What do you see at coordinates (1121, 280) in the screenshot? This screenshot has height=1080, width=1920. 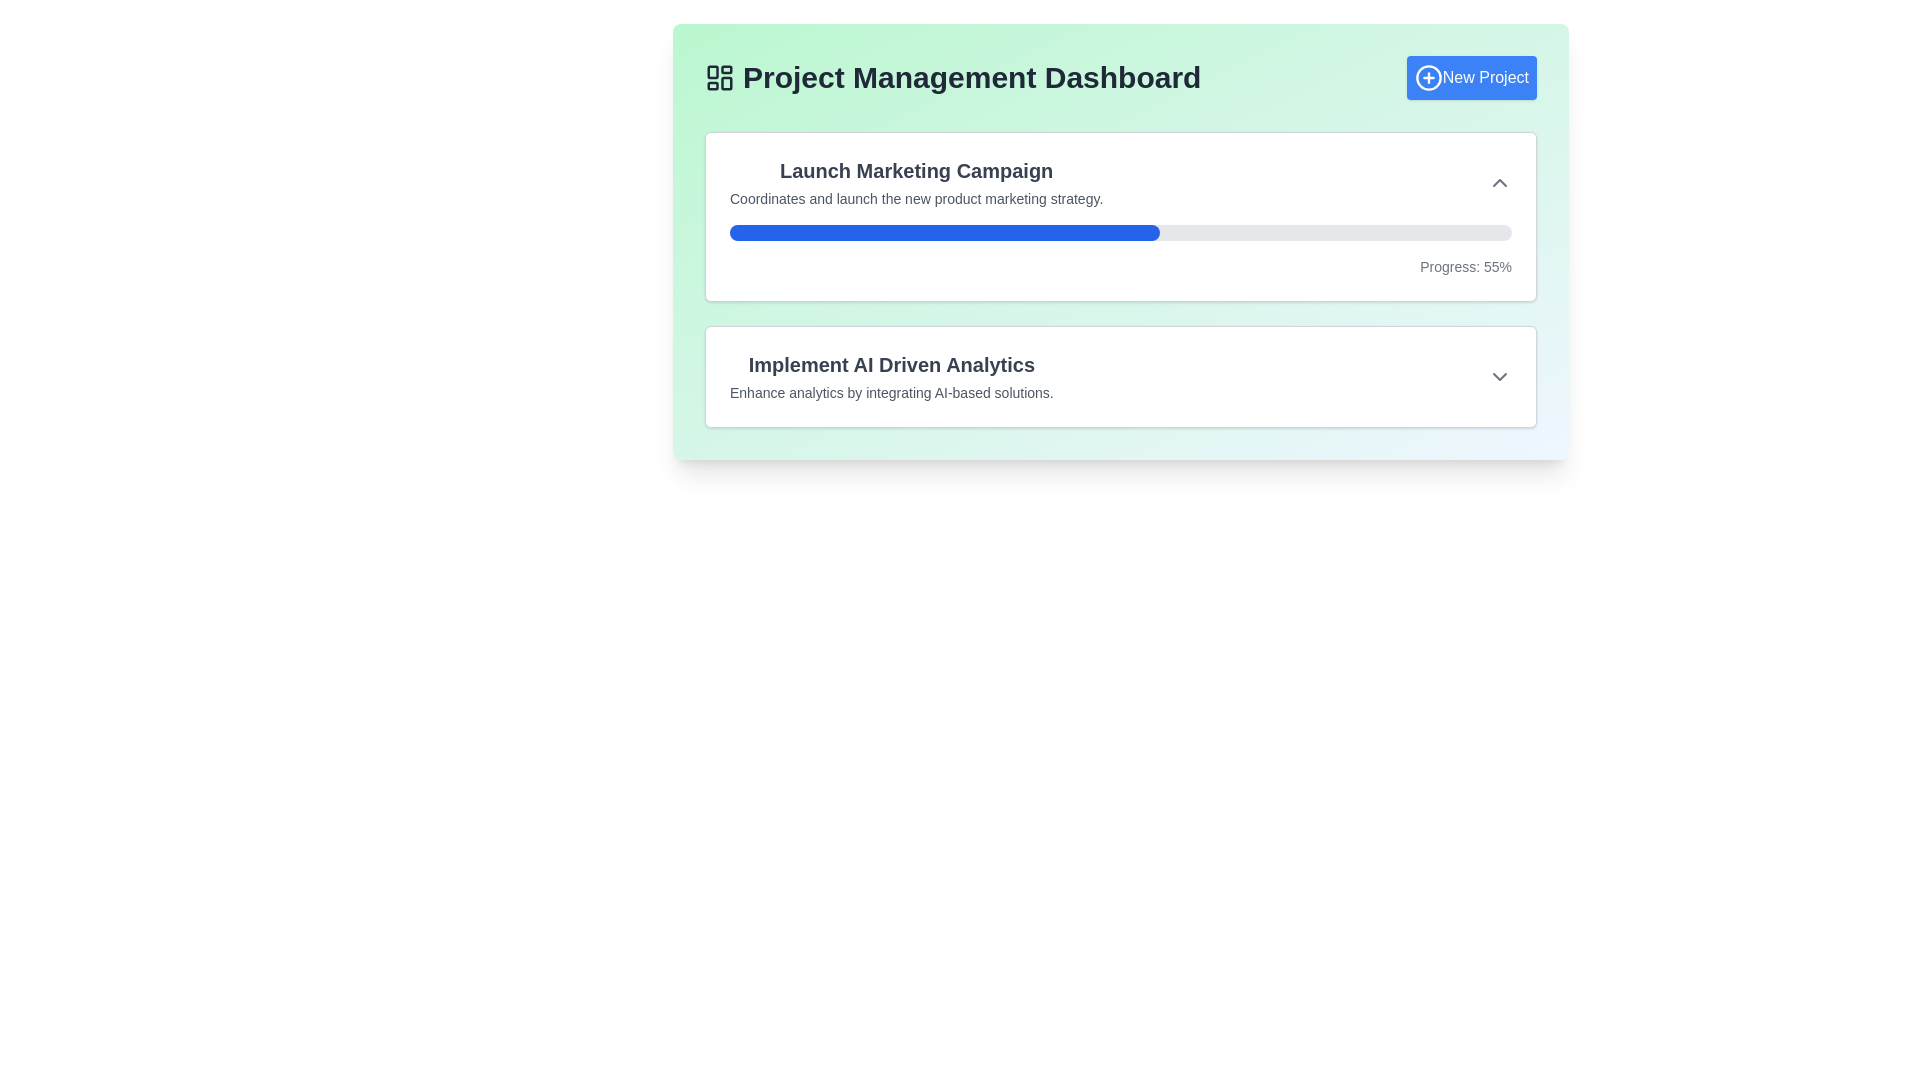 I see `the Content card in the Project Management Dashboard, which has a white background, shadow effect, and rounded corners, showing a progress bar at 55%` at bounding box center [1121, 280].